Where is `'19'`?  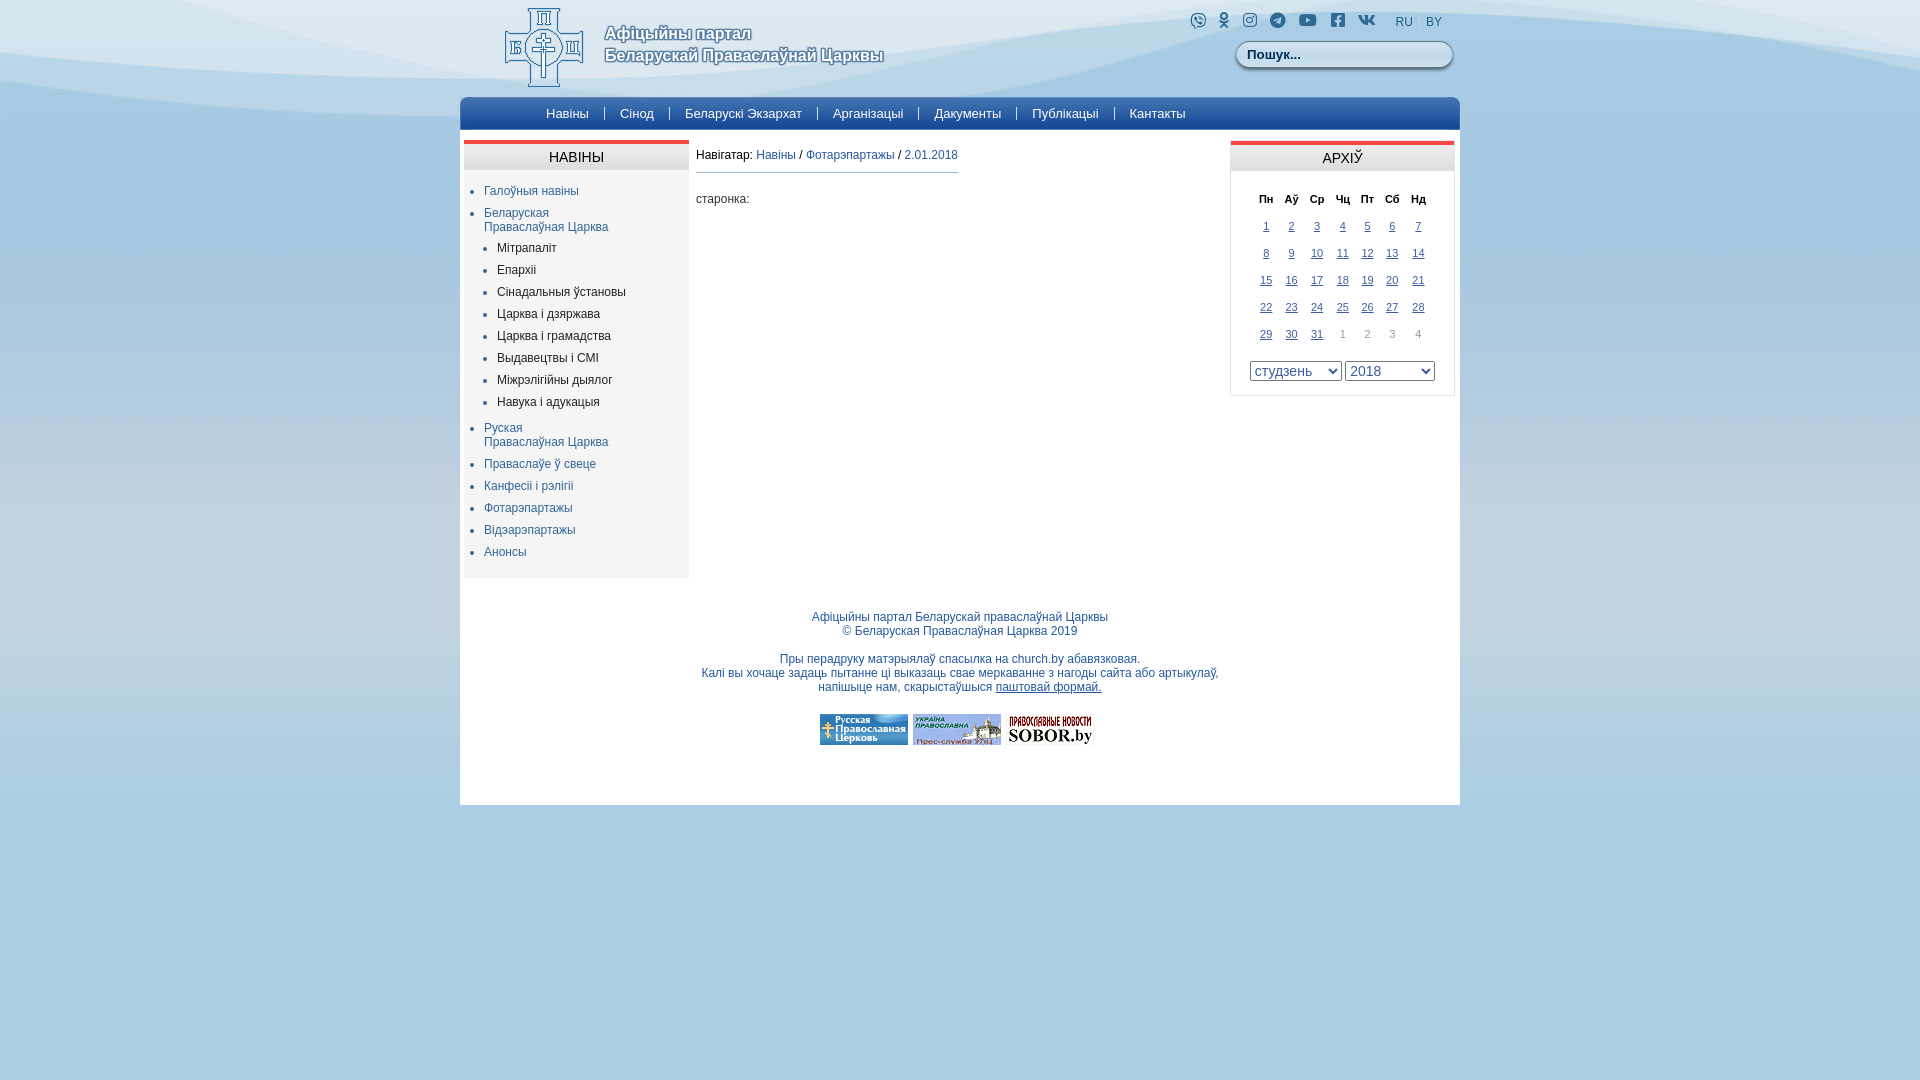 '19' is located at coordinates (1360, 280).